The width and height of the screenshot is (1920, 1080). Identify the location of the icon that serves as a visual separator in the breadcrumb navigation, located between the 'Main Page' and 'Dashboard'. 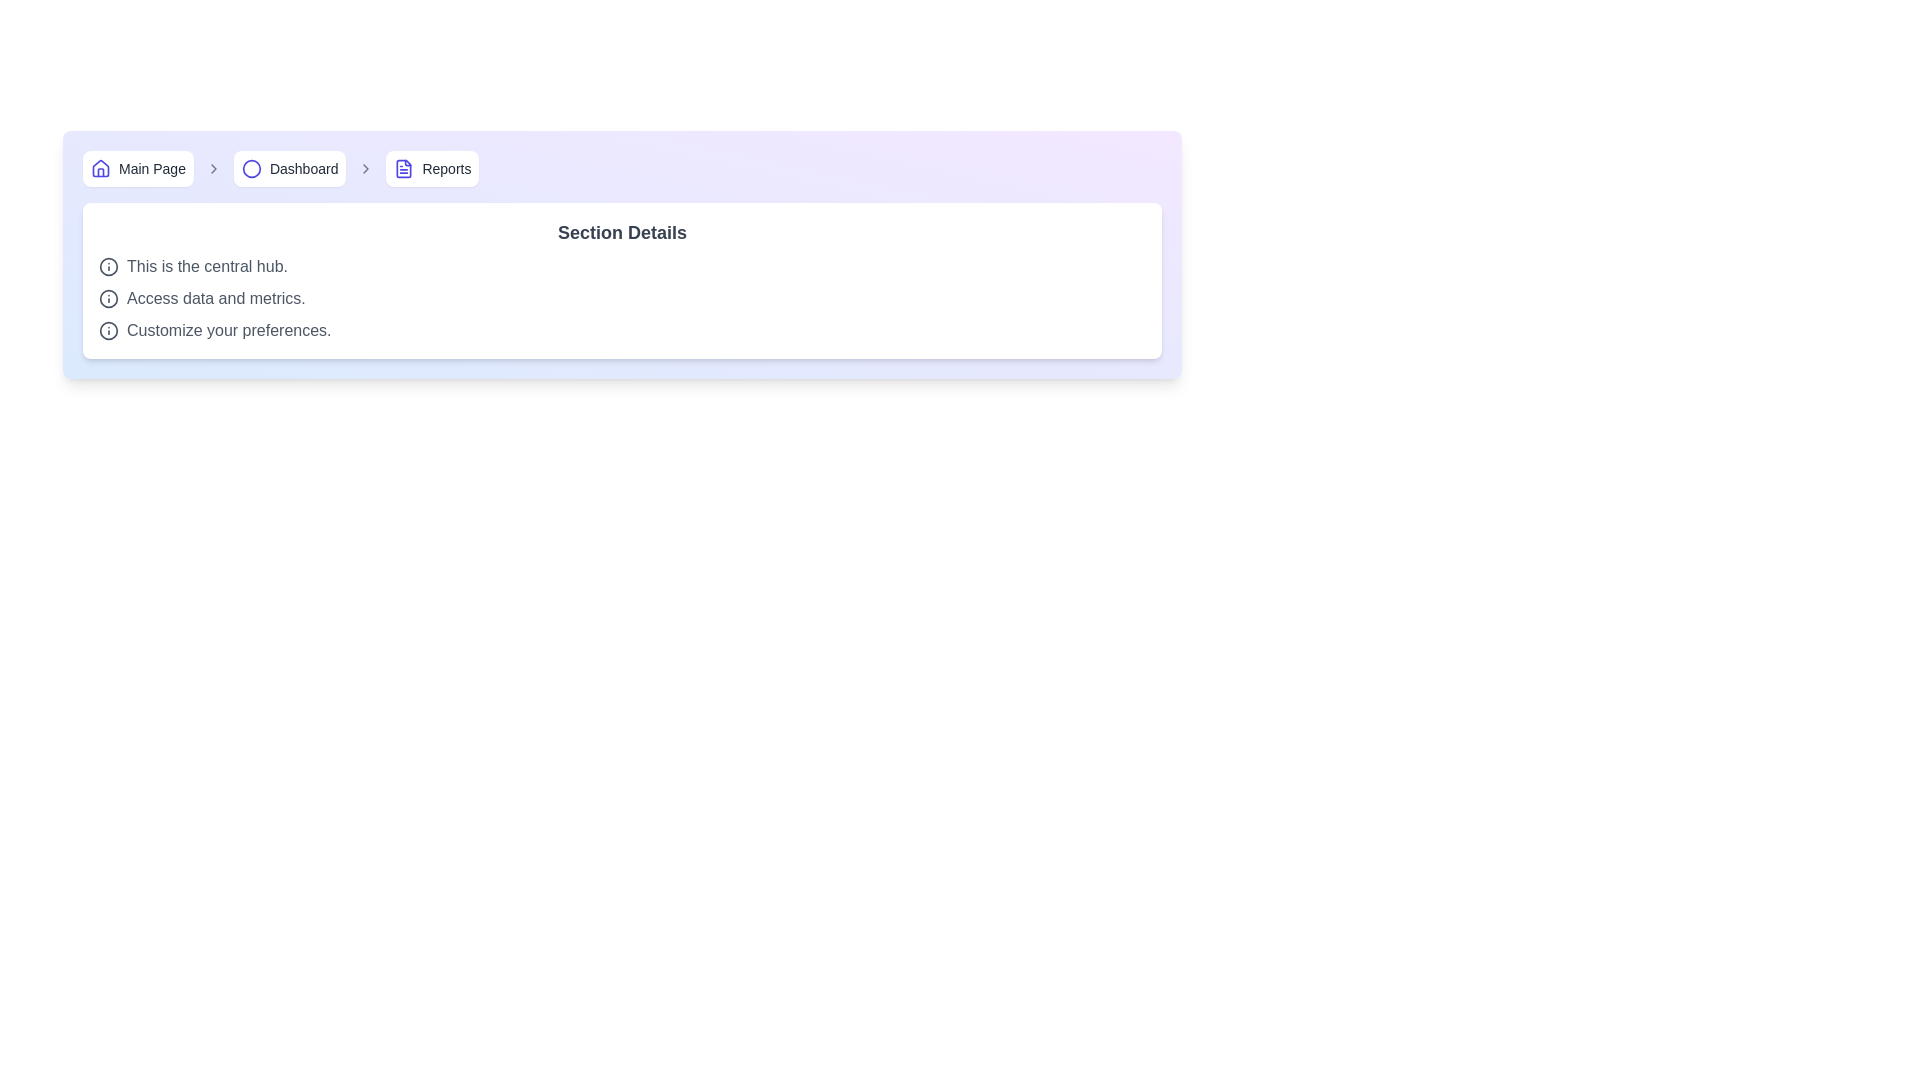
(213, 168).